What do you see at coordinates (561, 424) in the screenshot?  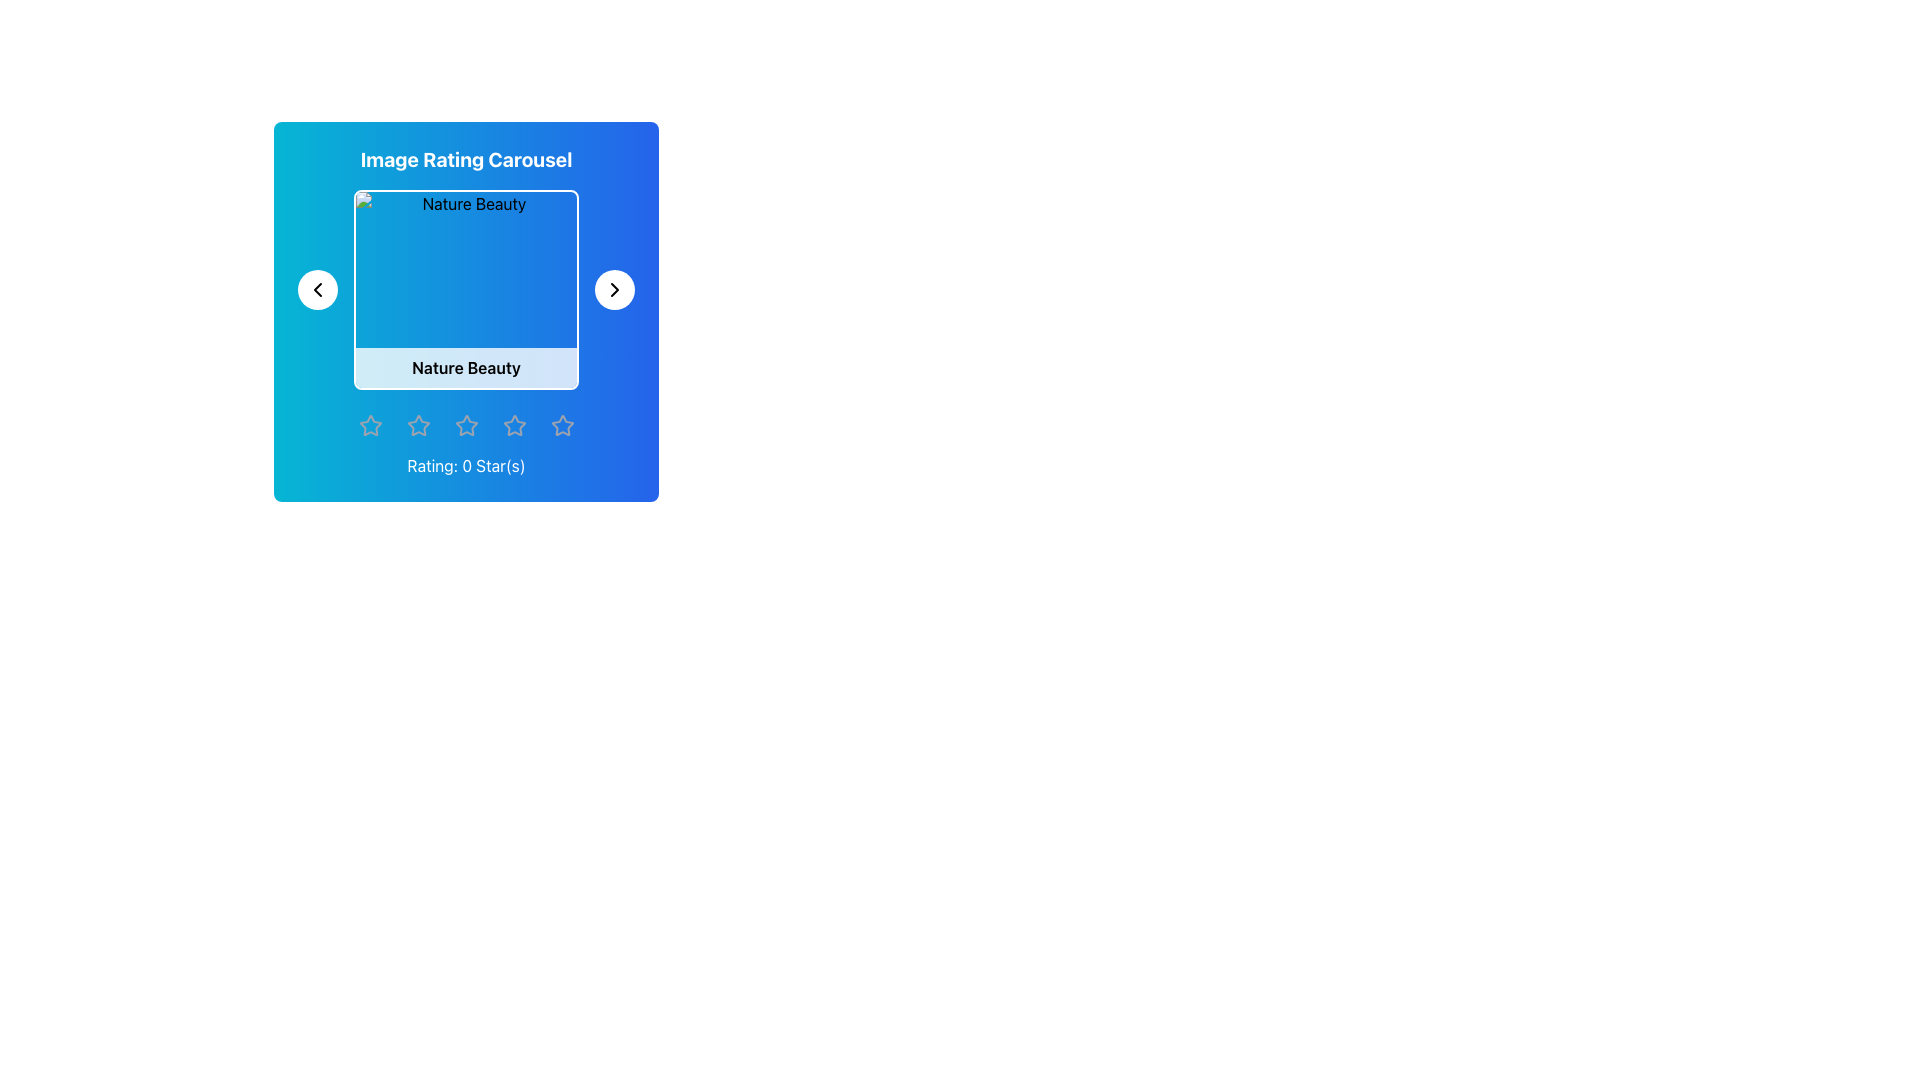 I see `the sixth star in the linear sequence of rating stars at the bottom of the card component` at bounding box center [561, 424].